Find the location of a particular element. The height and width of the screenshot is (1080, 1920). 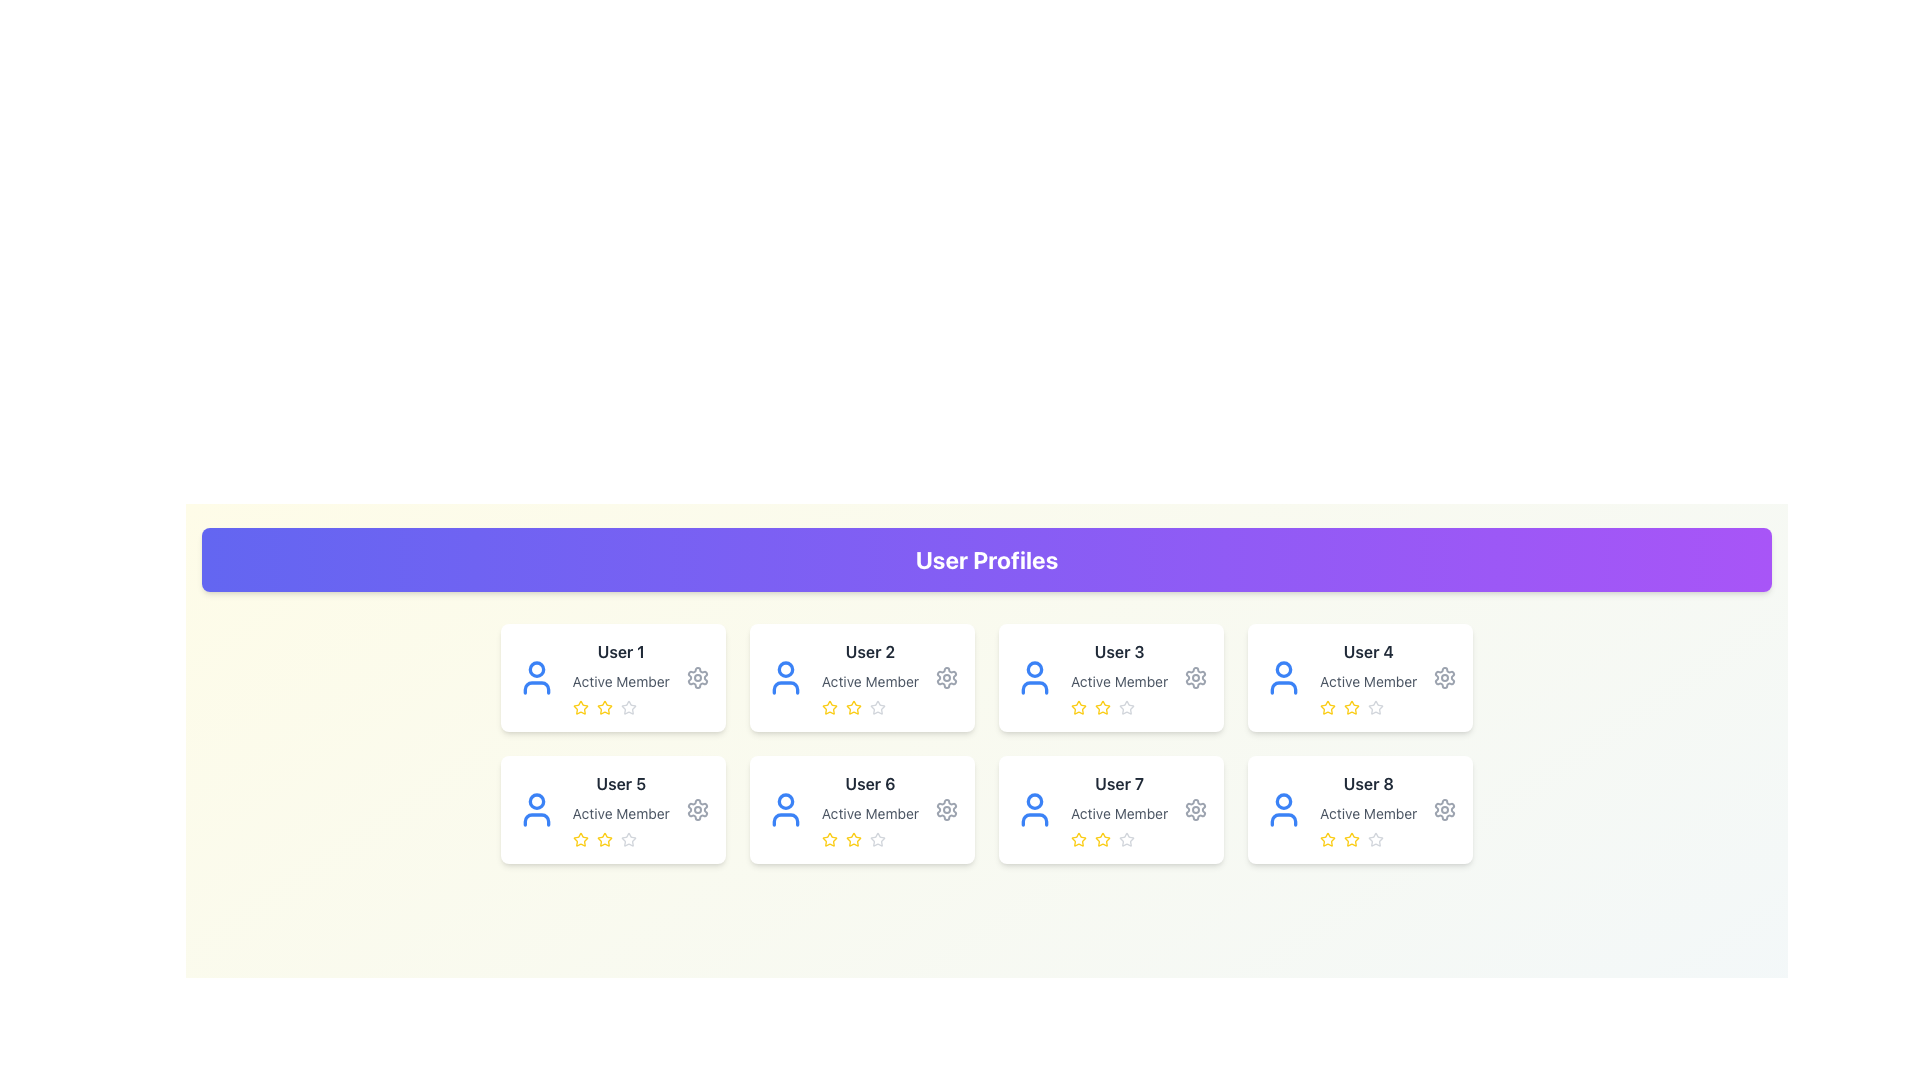

the first yellow star-shaped rating icon in the user card component located in the upper-left corner of the grid is located at coordinates (579, 707).